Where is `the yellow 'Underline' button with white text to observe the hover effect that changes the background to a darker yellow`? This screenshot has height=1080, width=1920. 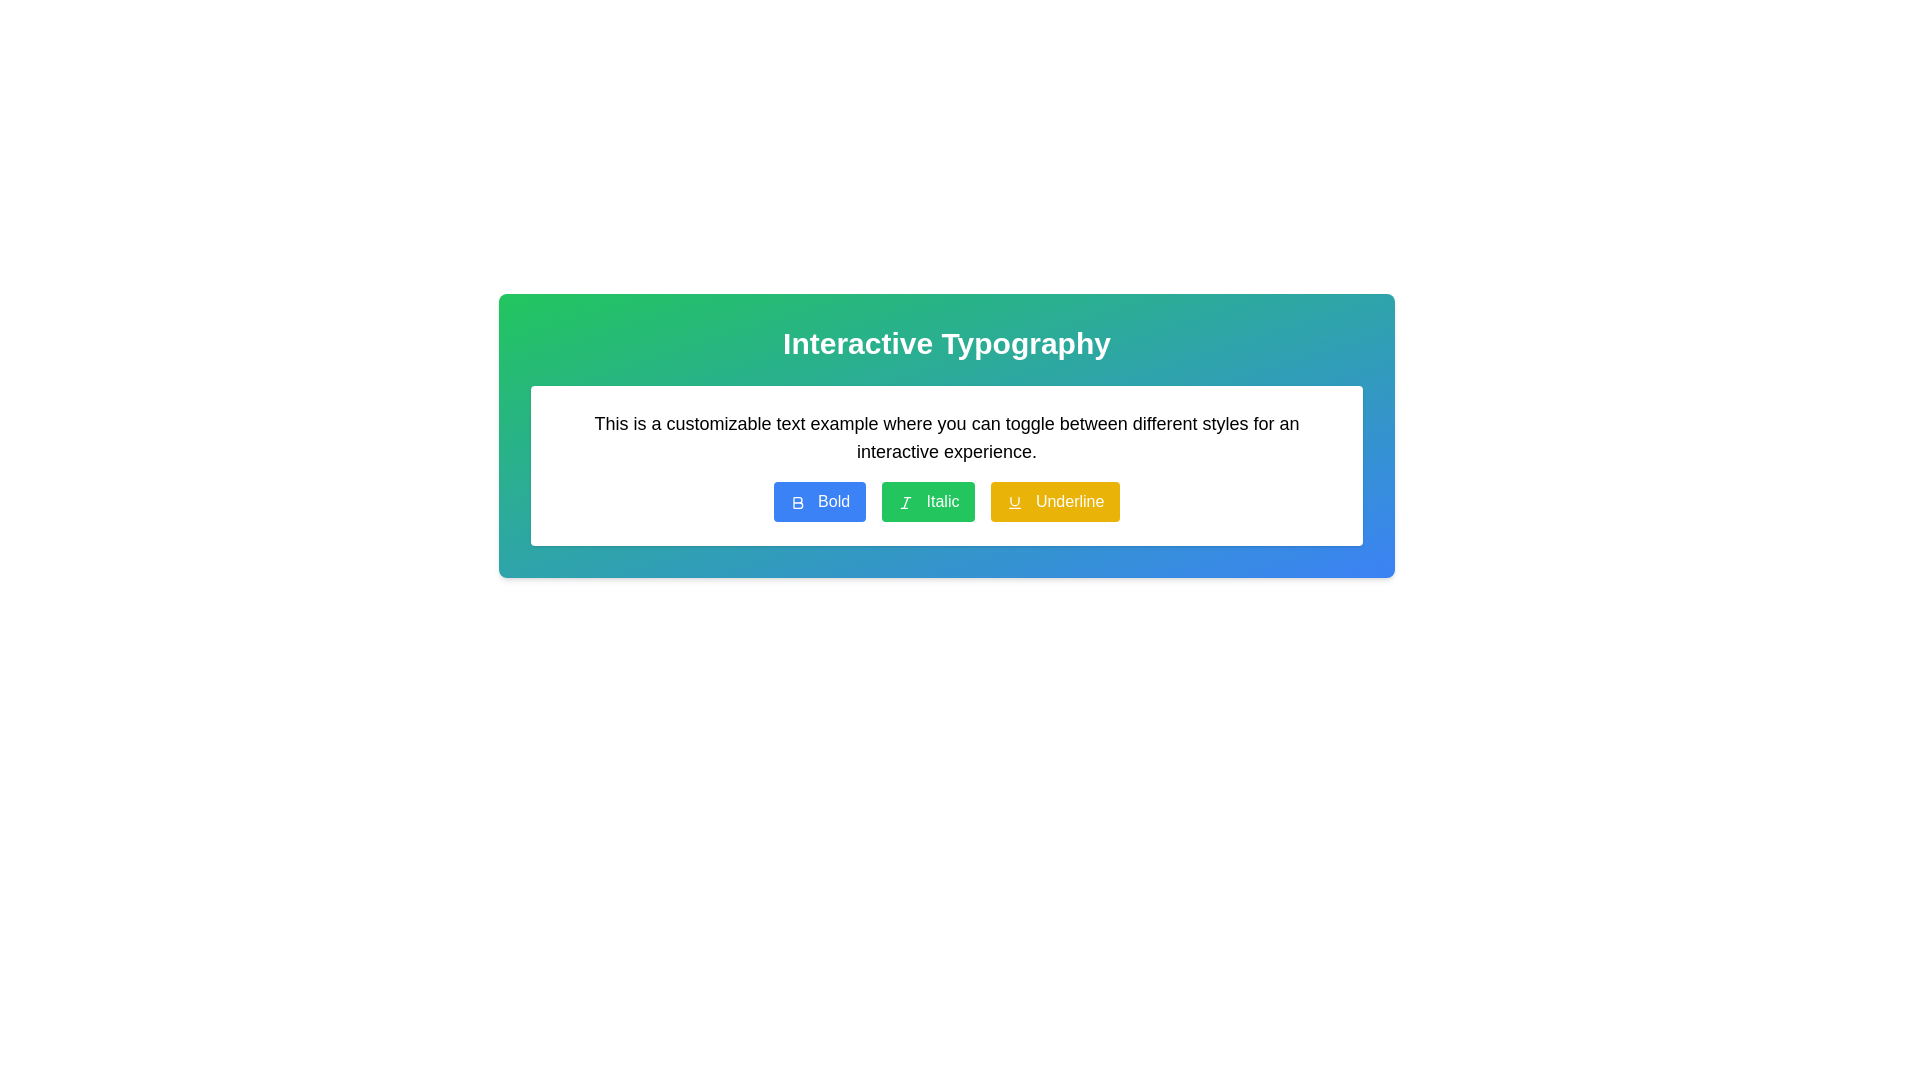
the yellow 'Underline' button with white text to observe the hover effect that changes the background to a darker yellow is located at coordinates (1055, 500).